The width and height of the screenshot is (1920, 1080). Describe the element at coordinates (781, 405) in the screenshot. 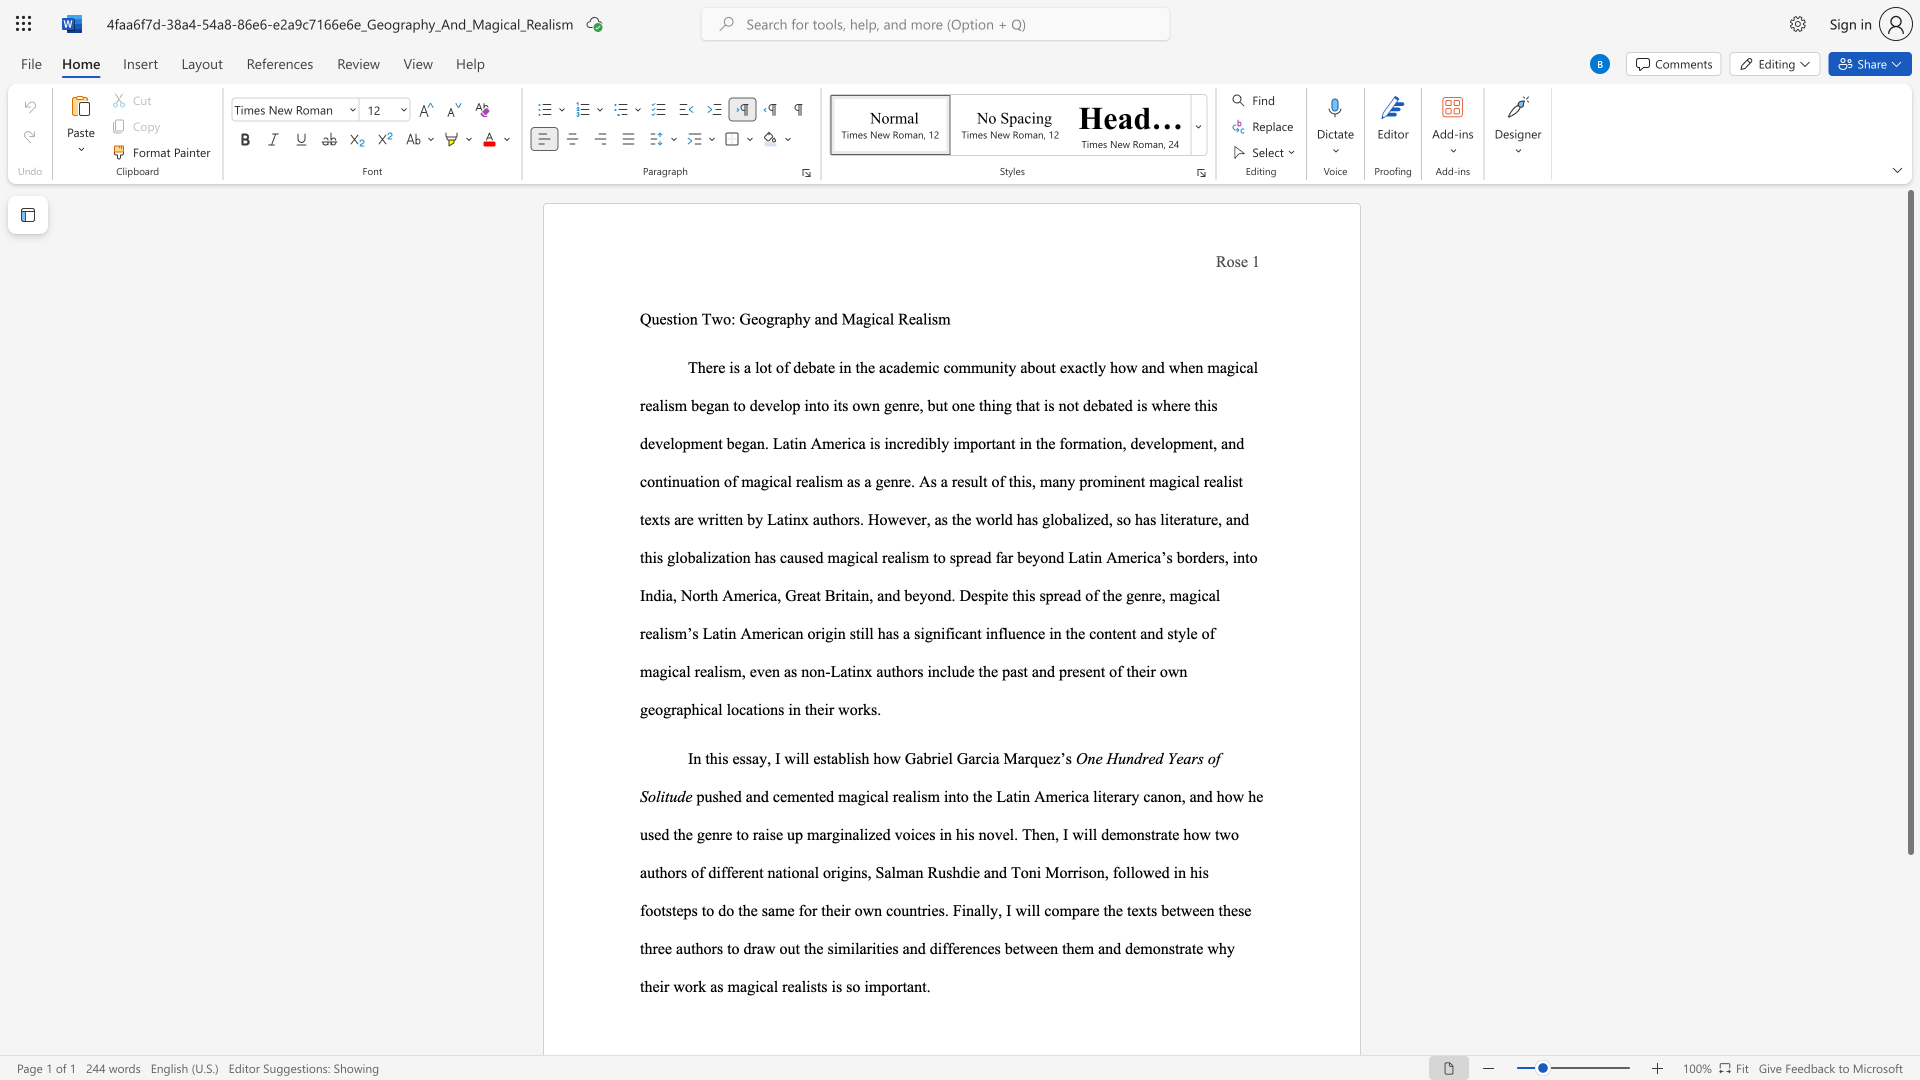

I see `the 5th character "l" in the text` at that location.